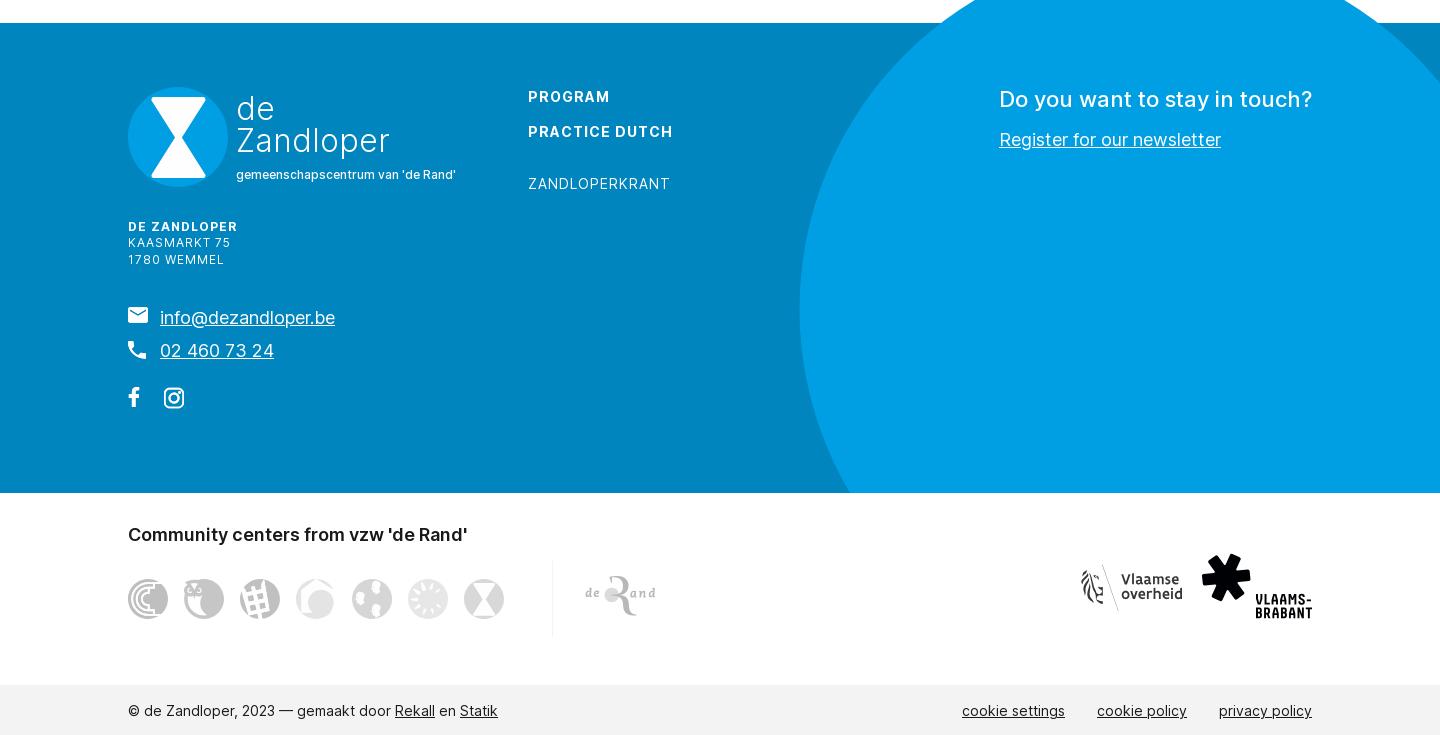 This screenshot has width=1440, height=735. I want to click on 'Zandloper', so click(313, 138).